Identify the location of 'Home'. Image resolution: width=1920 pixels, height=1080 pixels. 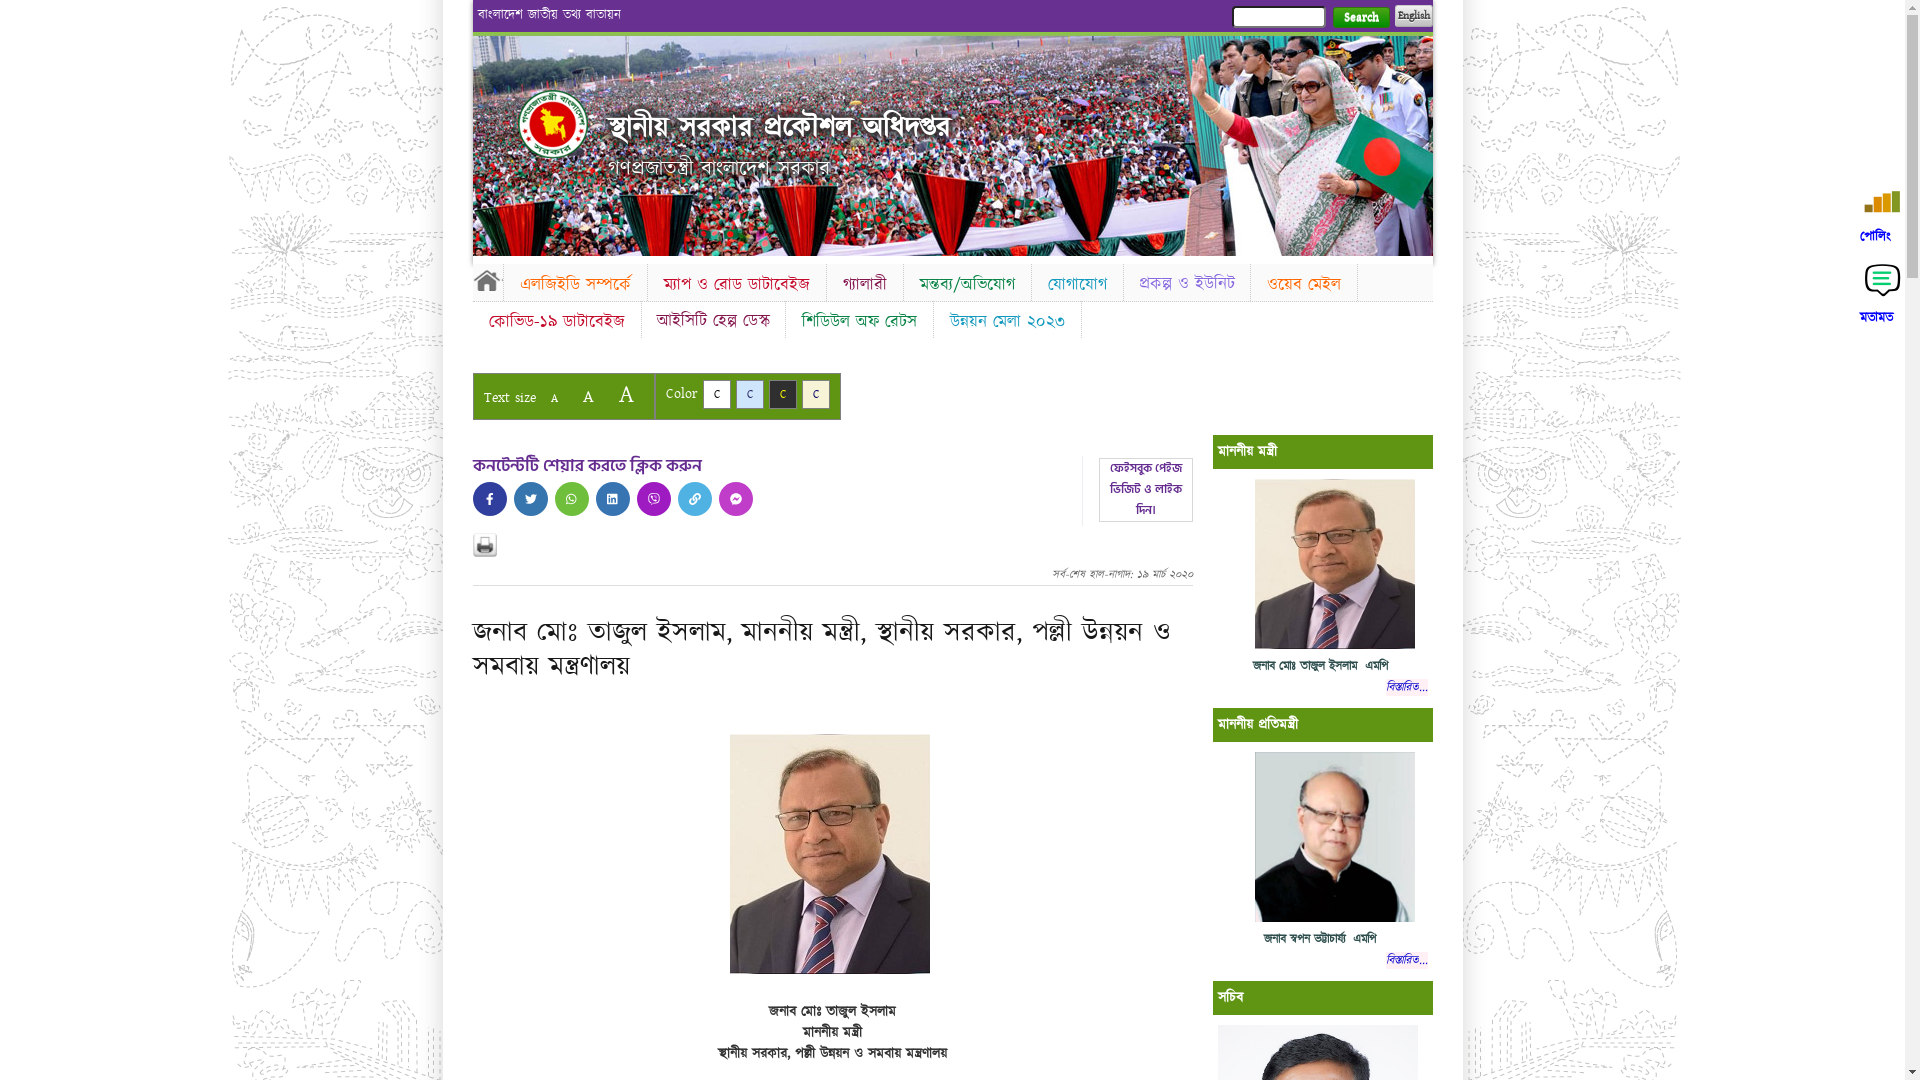
(518, 123).